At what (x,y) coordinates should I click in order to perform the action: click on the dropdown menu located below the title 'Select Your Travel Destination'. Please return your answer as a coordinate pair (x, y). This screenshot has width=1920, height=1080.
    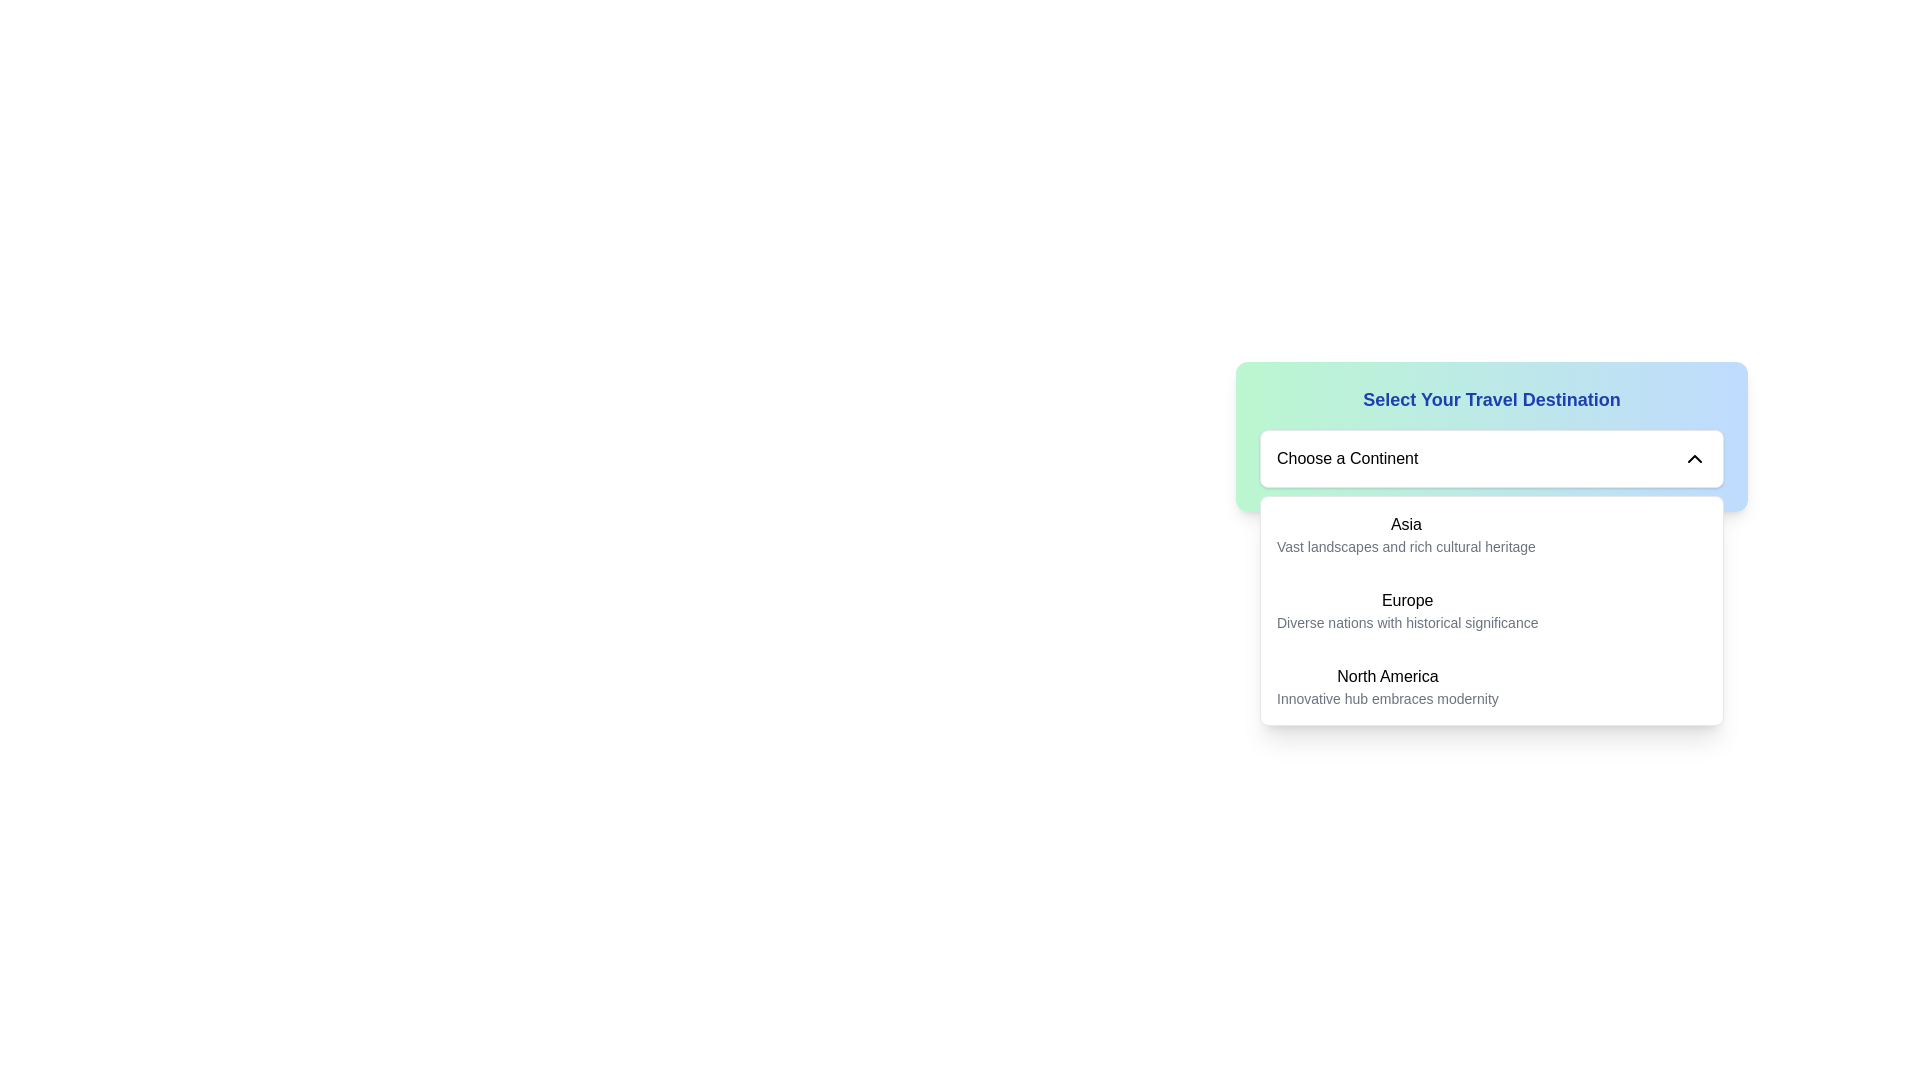
    Looking at the image, I should click on (1492, 459).